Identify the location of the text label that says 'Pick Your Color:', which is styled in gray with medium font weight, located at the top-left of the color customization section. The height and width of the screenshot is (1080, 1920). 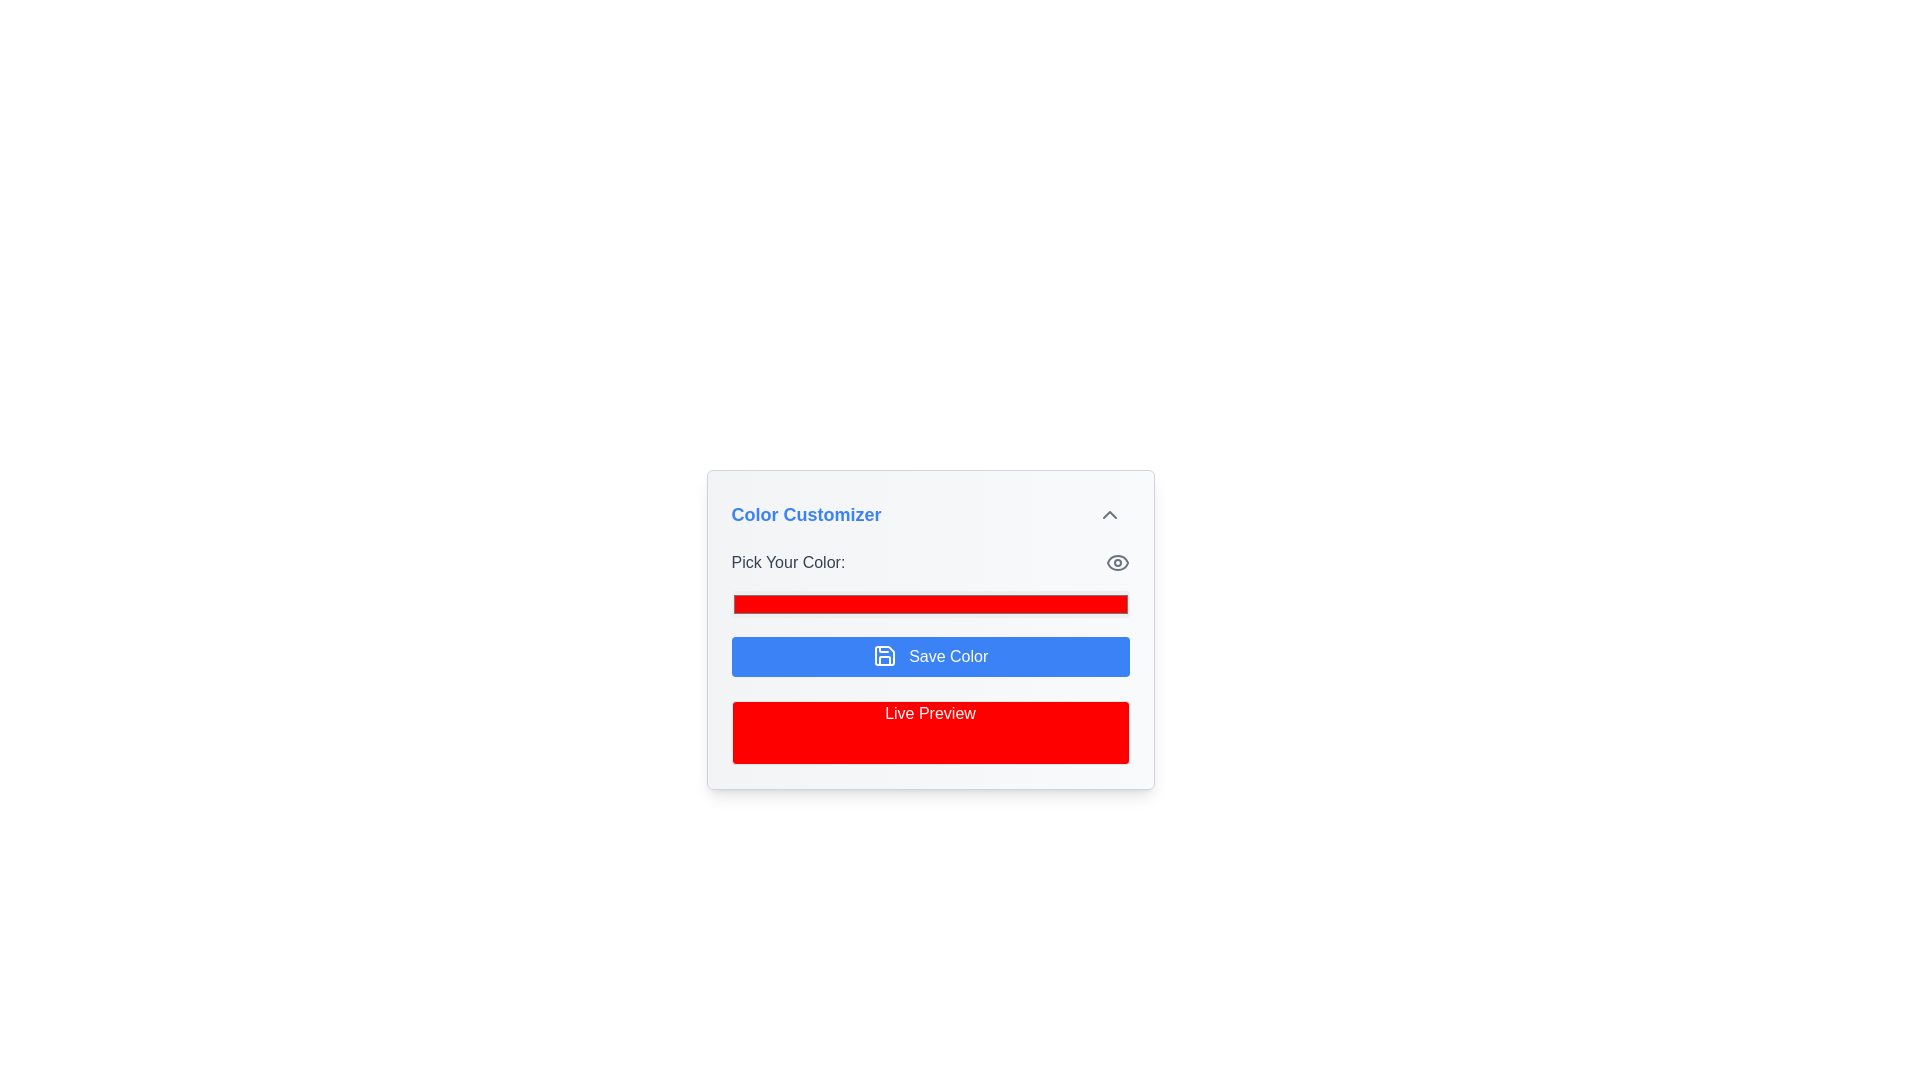
(787, 563).